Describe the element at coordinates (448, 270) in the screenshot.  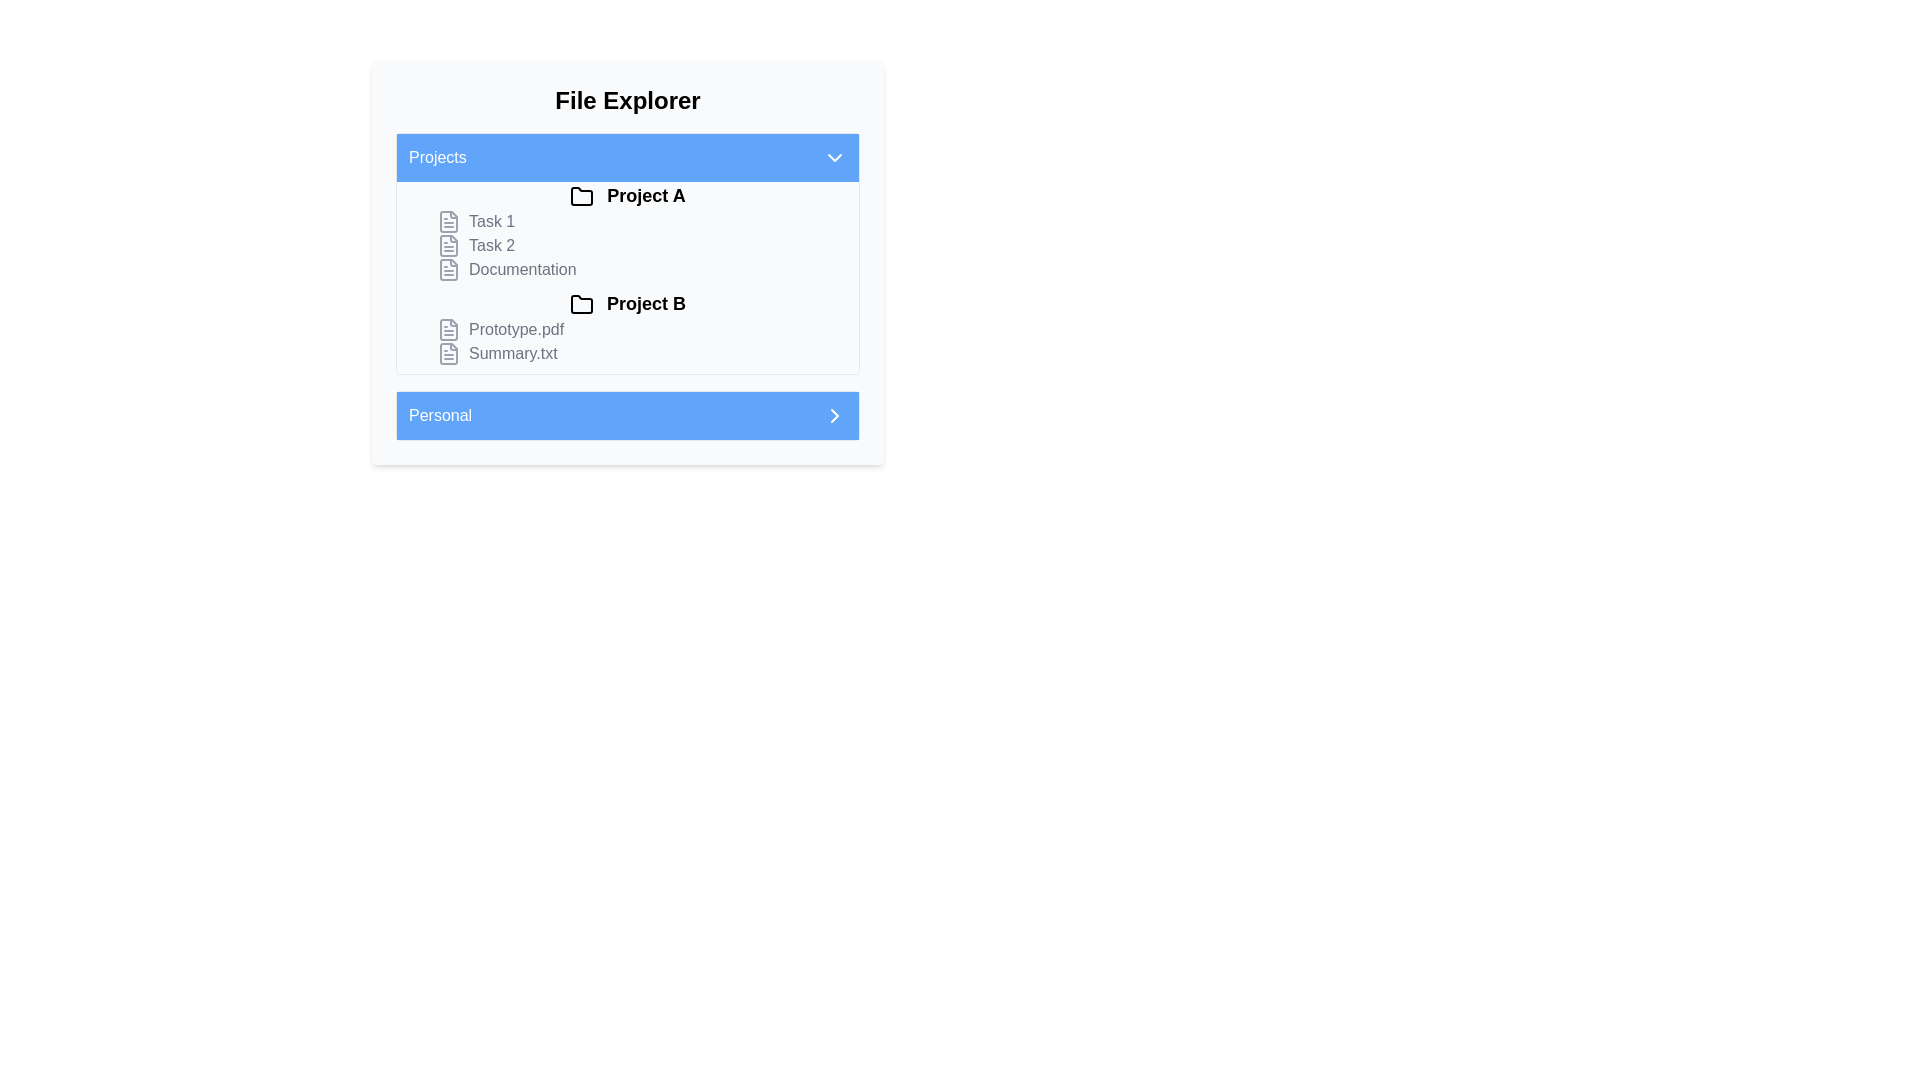
I see `the document icon under the 'Projects' section of the file explorer` at that location.